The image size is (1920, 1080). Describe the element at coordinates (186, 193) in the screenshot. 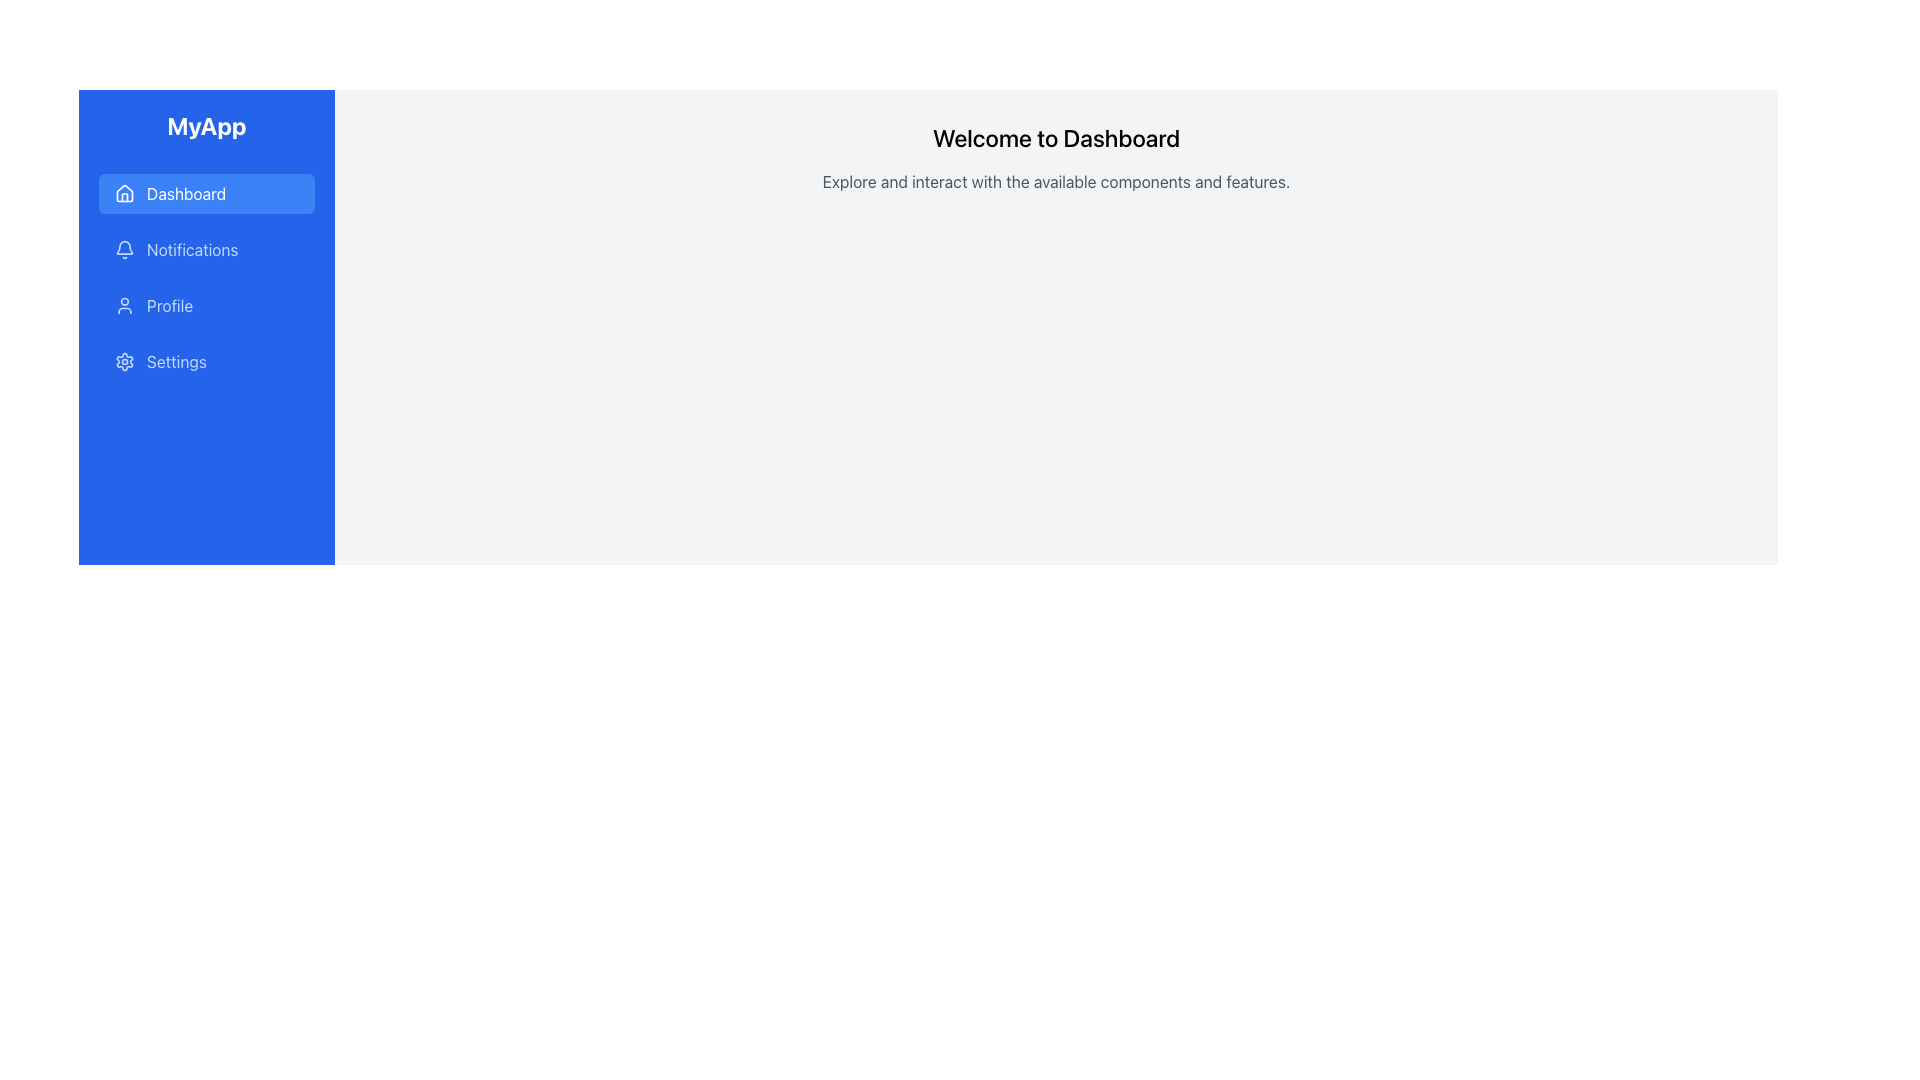

I see `the 'Dashboard' text label, which is part of the navigation button that grants access to the Dashboard section of the application` at that location.